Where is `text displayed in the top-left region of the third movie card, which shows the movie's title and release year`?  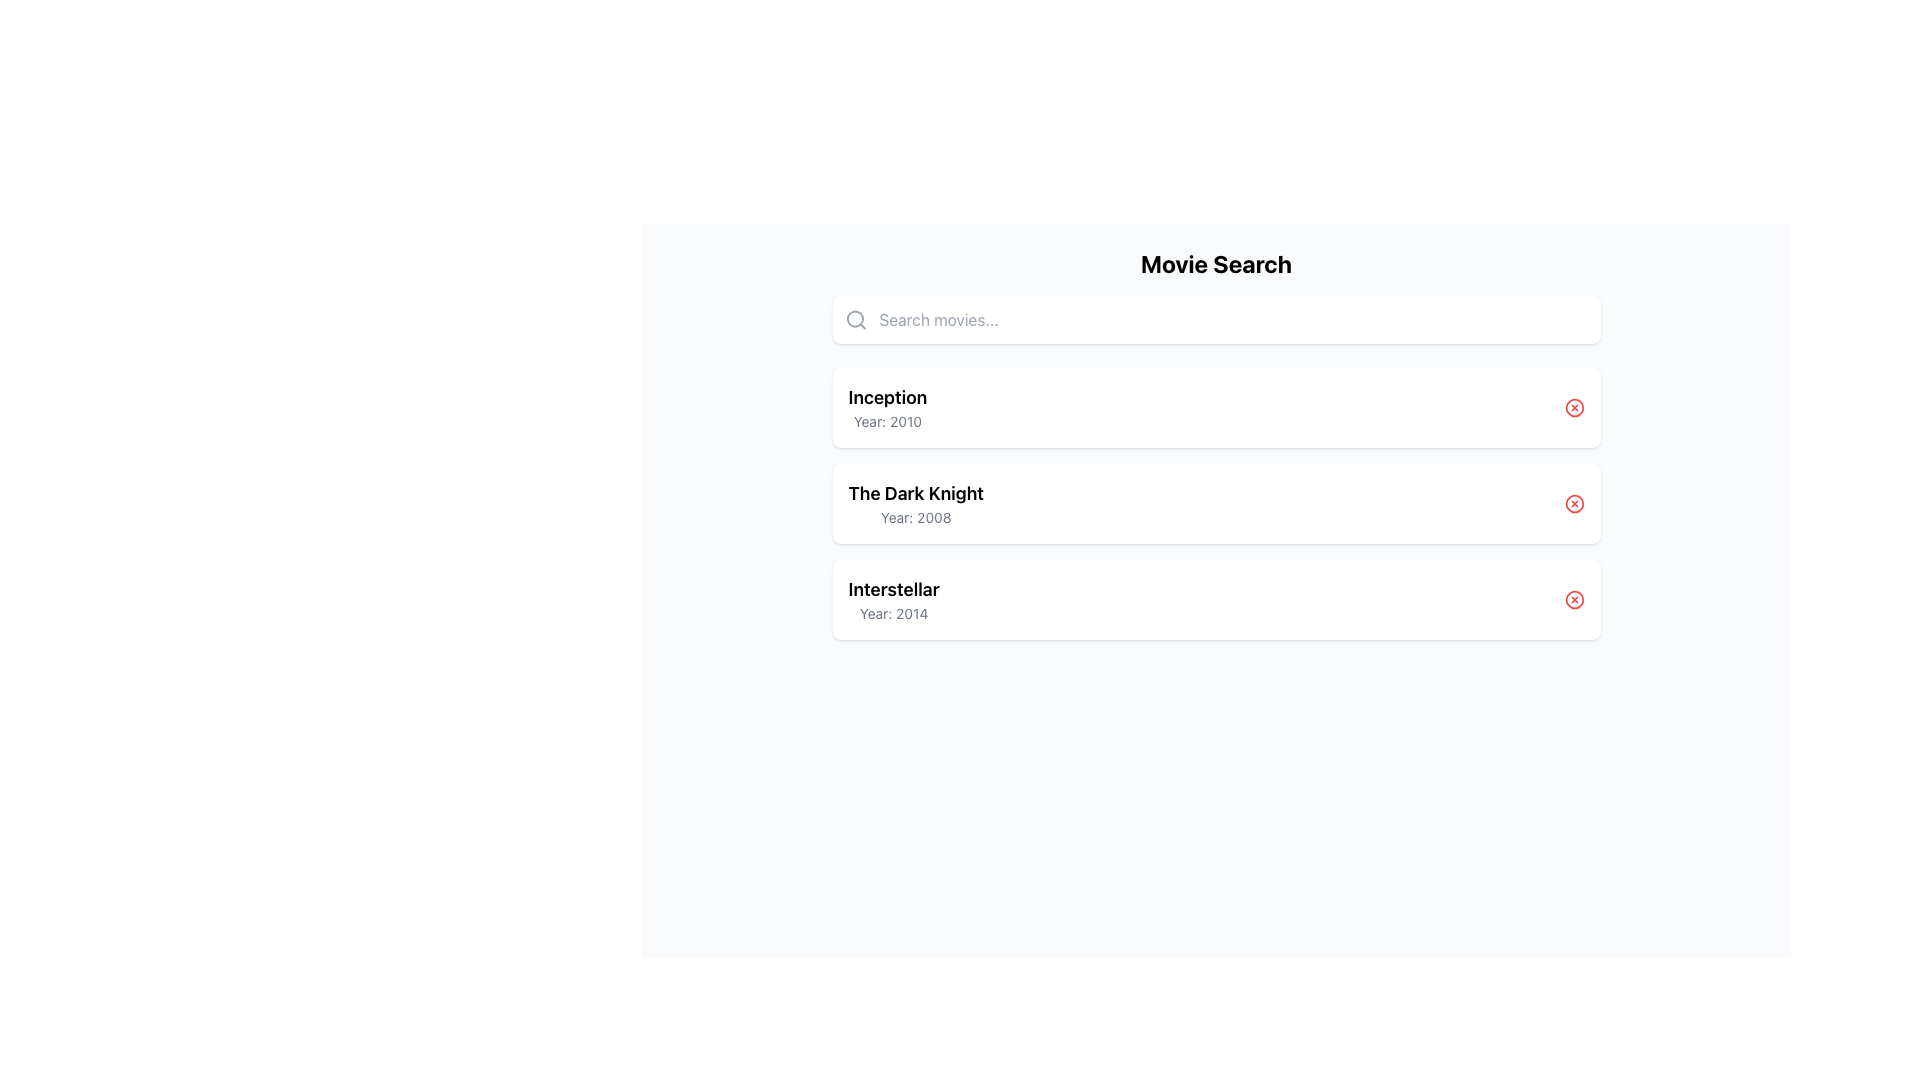 text displayed in the top-left region of the third movie card, which shows the movie's title and release year is located at coordinates (893, 599).